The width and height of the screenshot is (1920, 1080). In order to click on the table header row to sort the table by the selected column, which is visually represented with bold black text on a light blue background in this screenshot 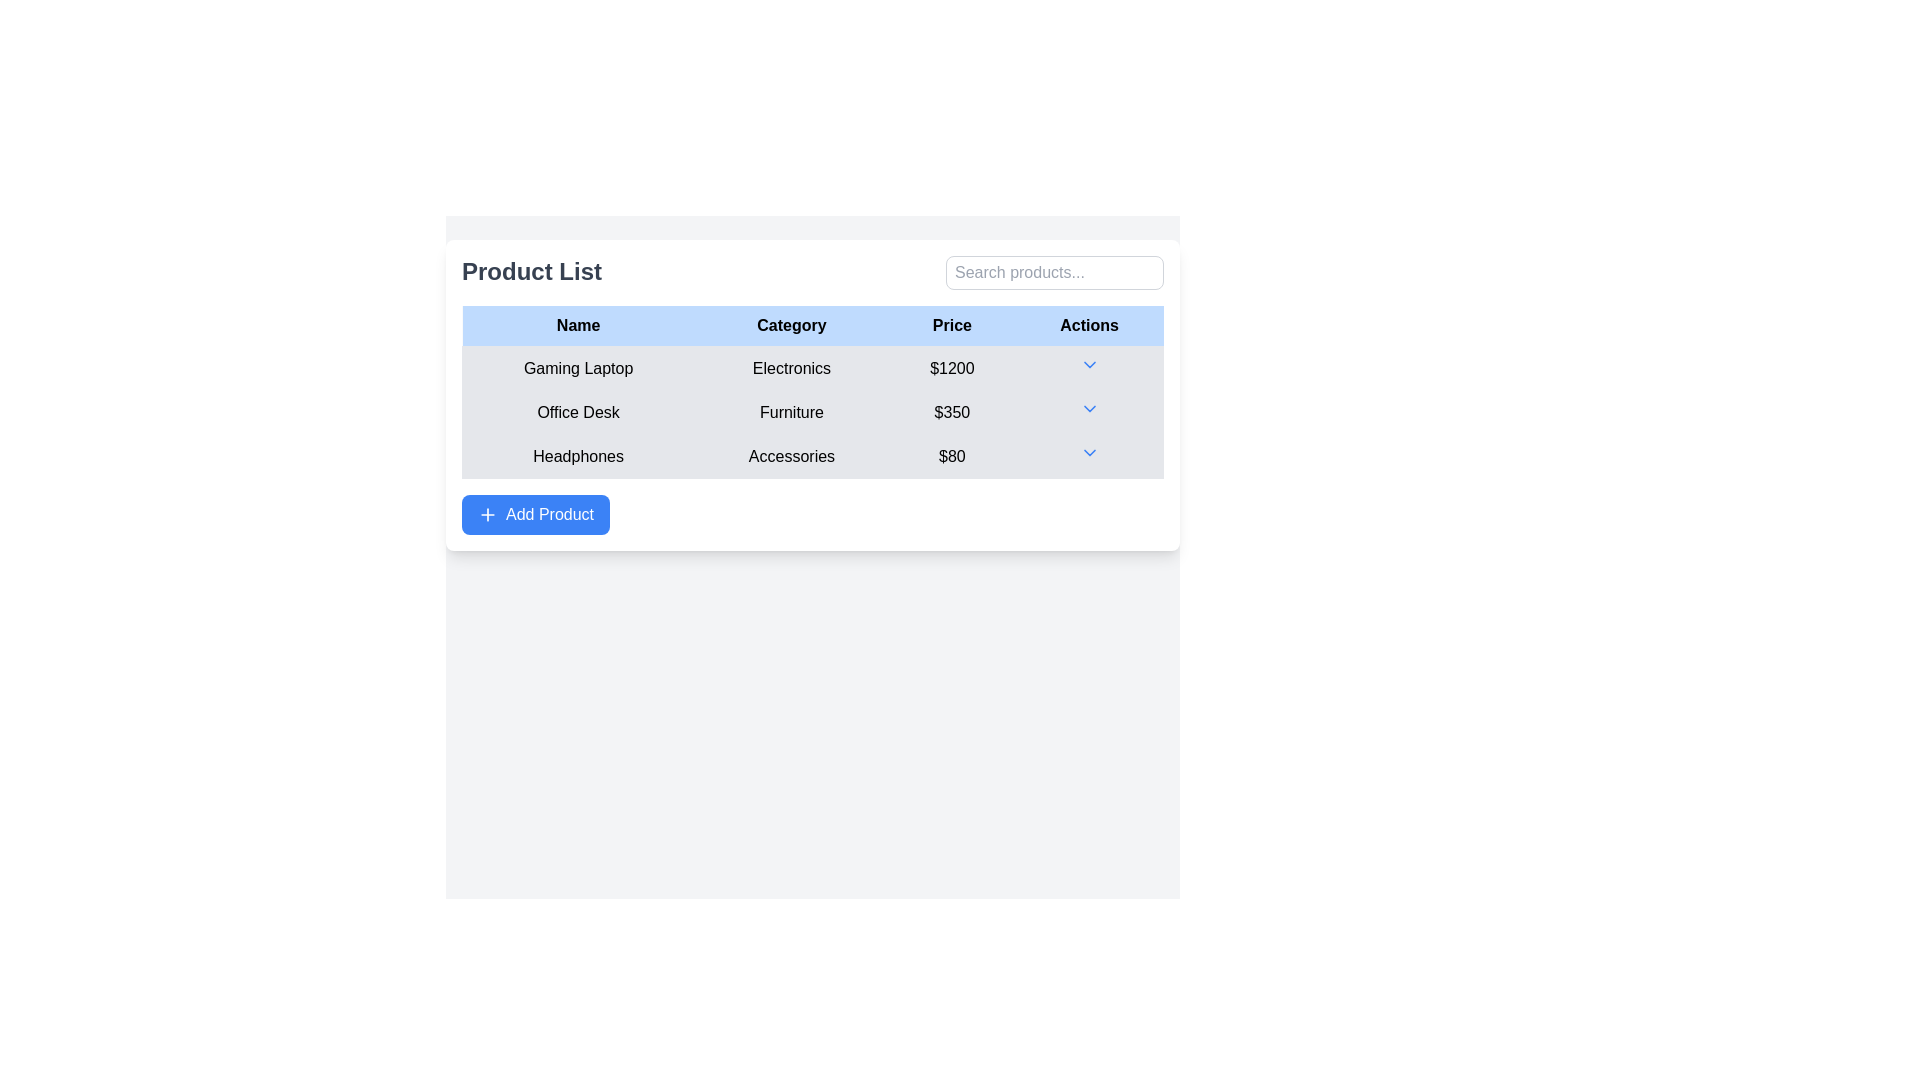, I will do `click(812, 325)`.